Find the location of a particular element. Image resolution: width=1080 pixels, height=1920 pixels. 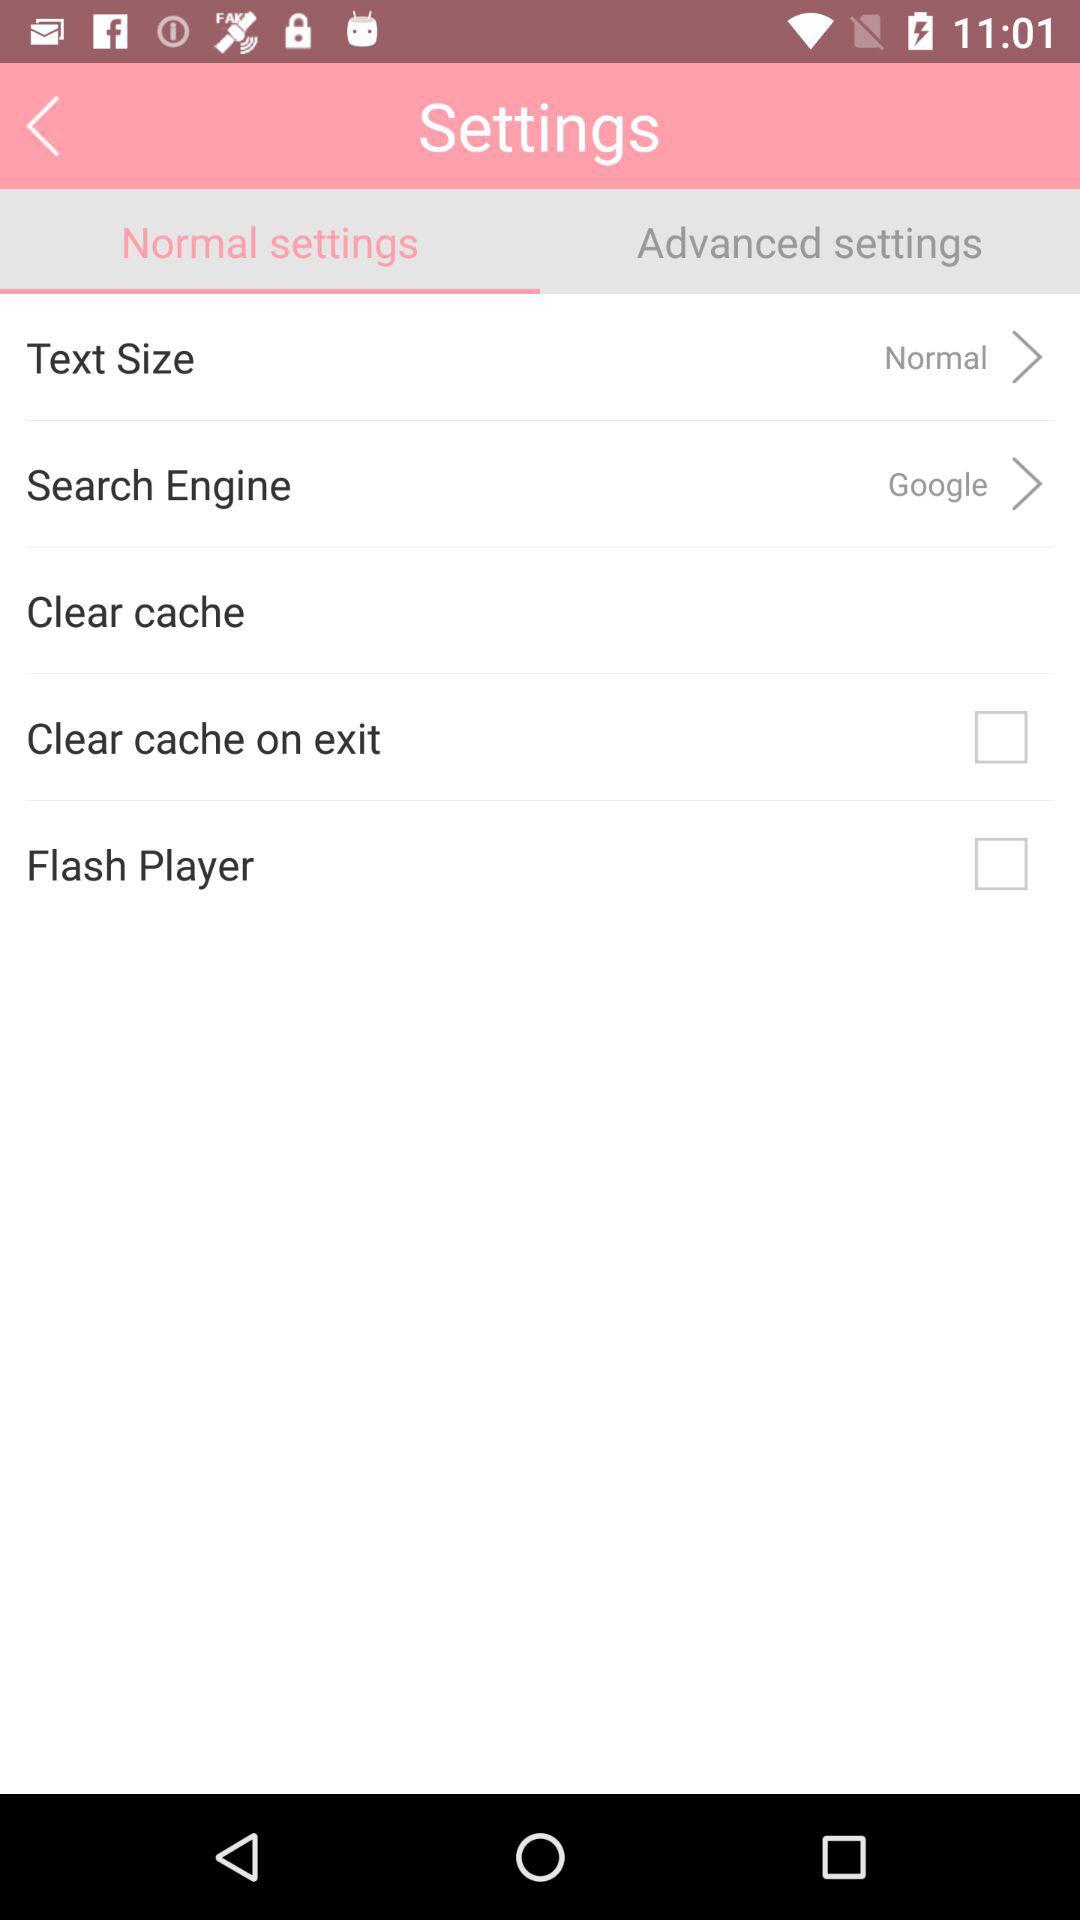

the icon to the right of the flash player app is located at coordinates (1001, 864).